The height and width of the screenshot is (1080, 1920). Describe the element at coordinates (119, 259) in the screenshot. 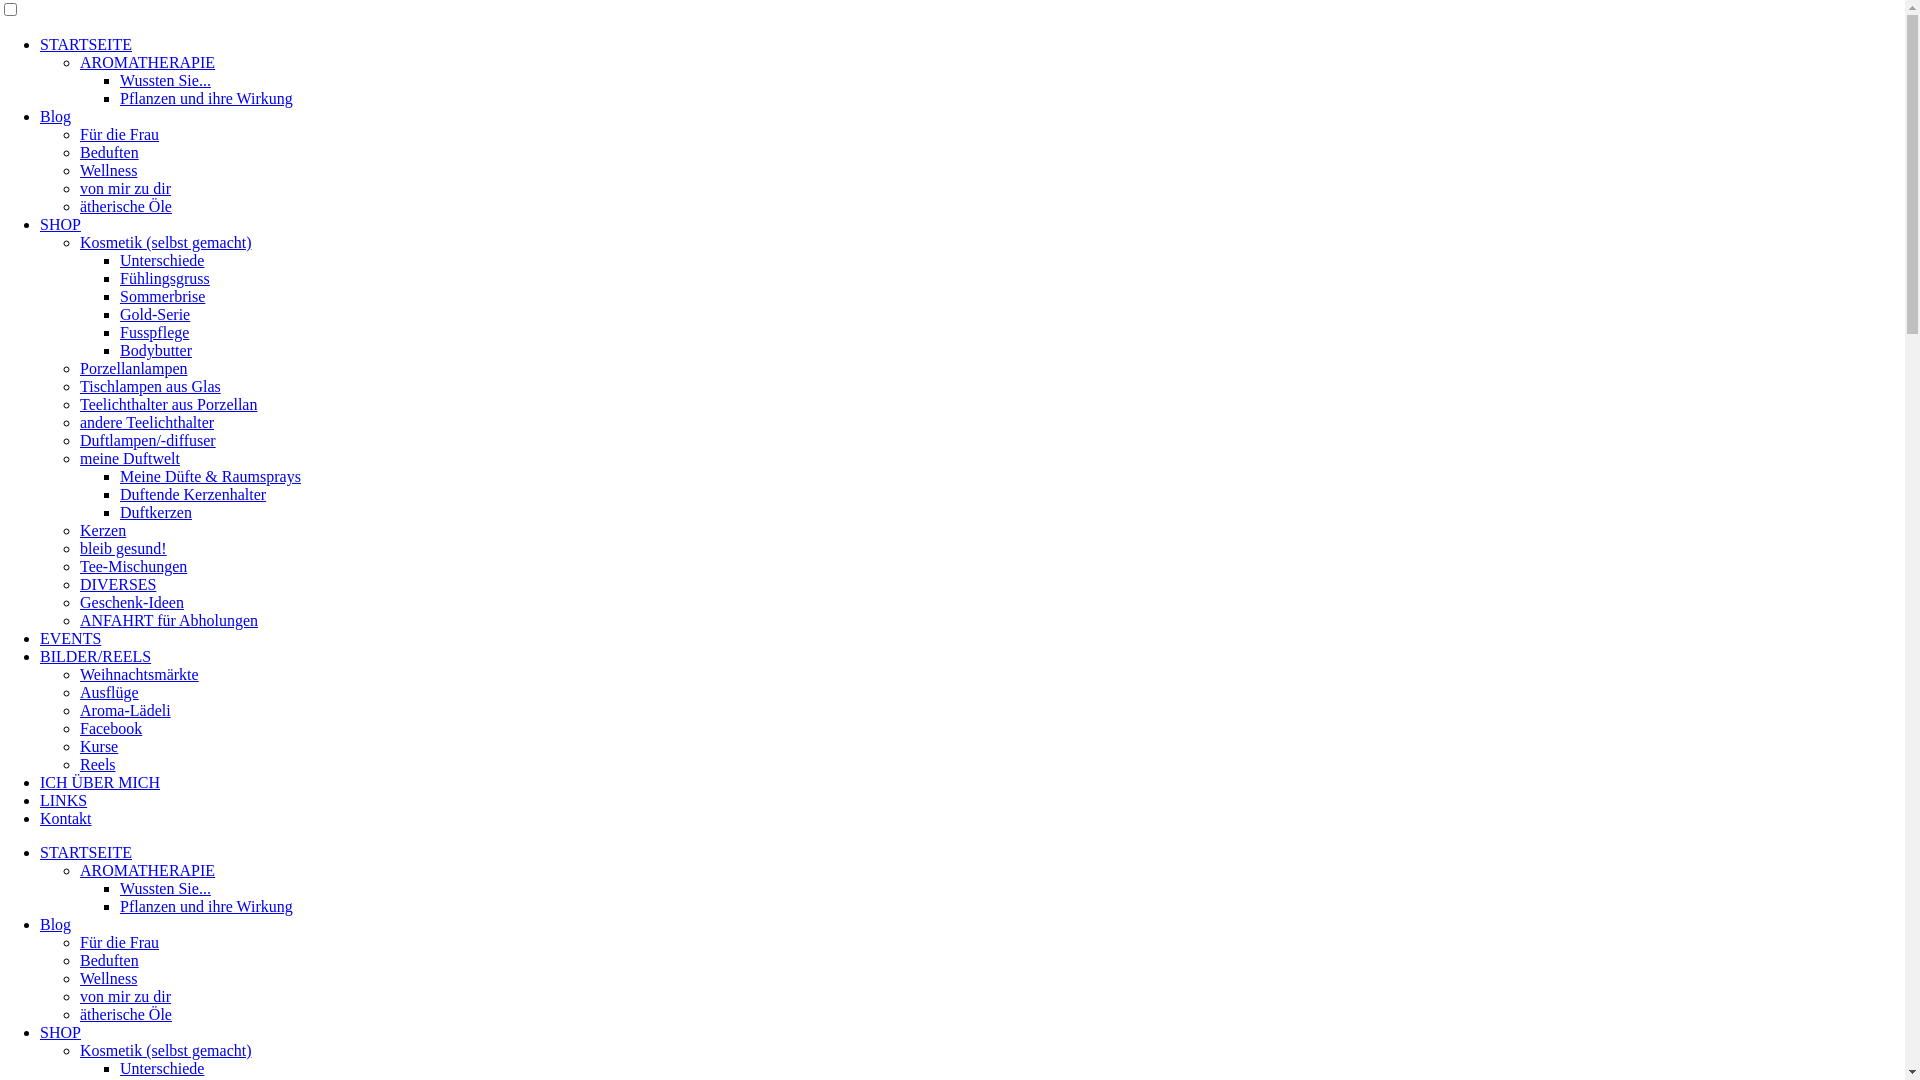

I see `'Unterschiede'` at that location.